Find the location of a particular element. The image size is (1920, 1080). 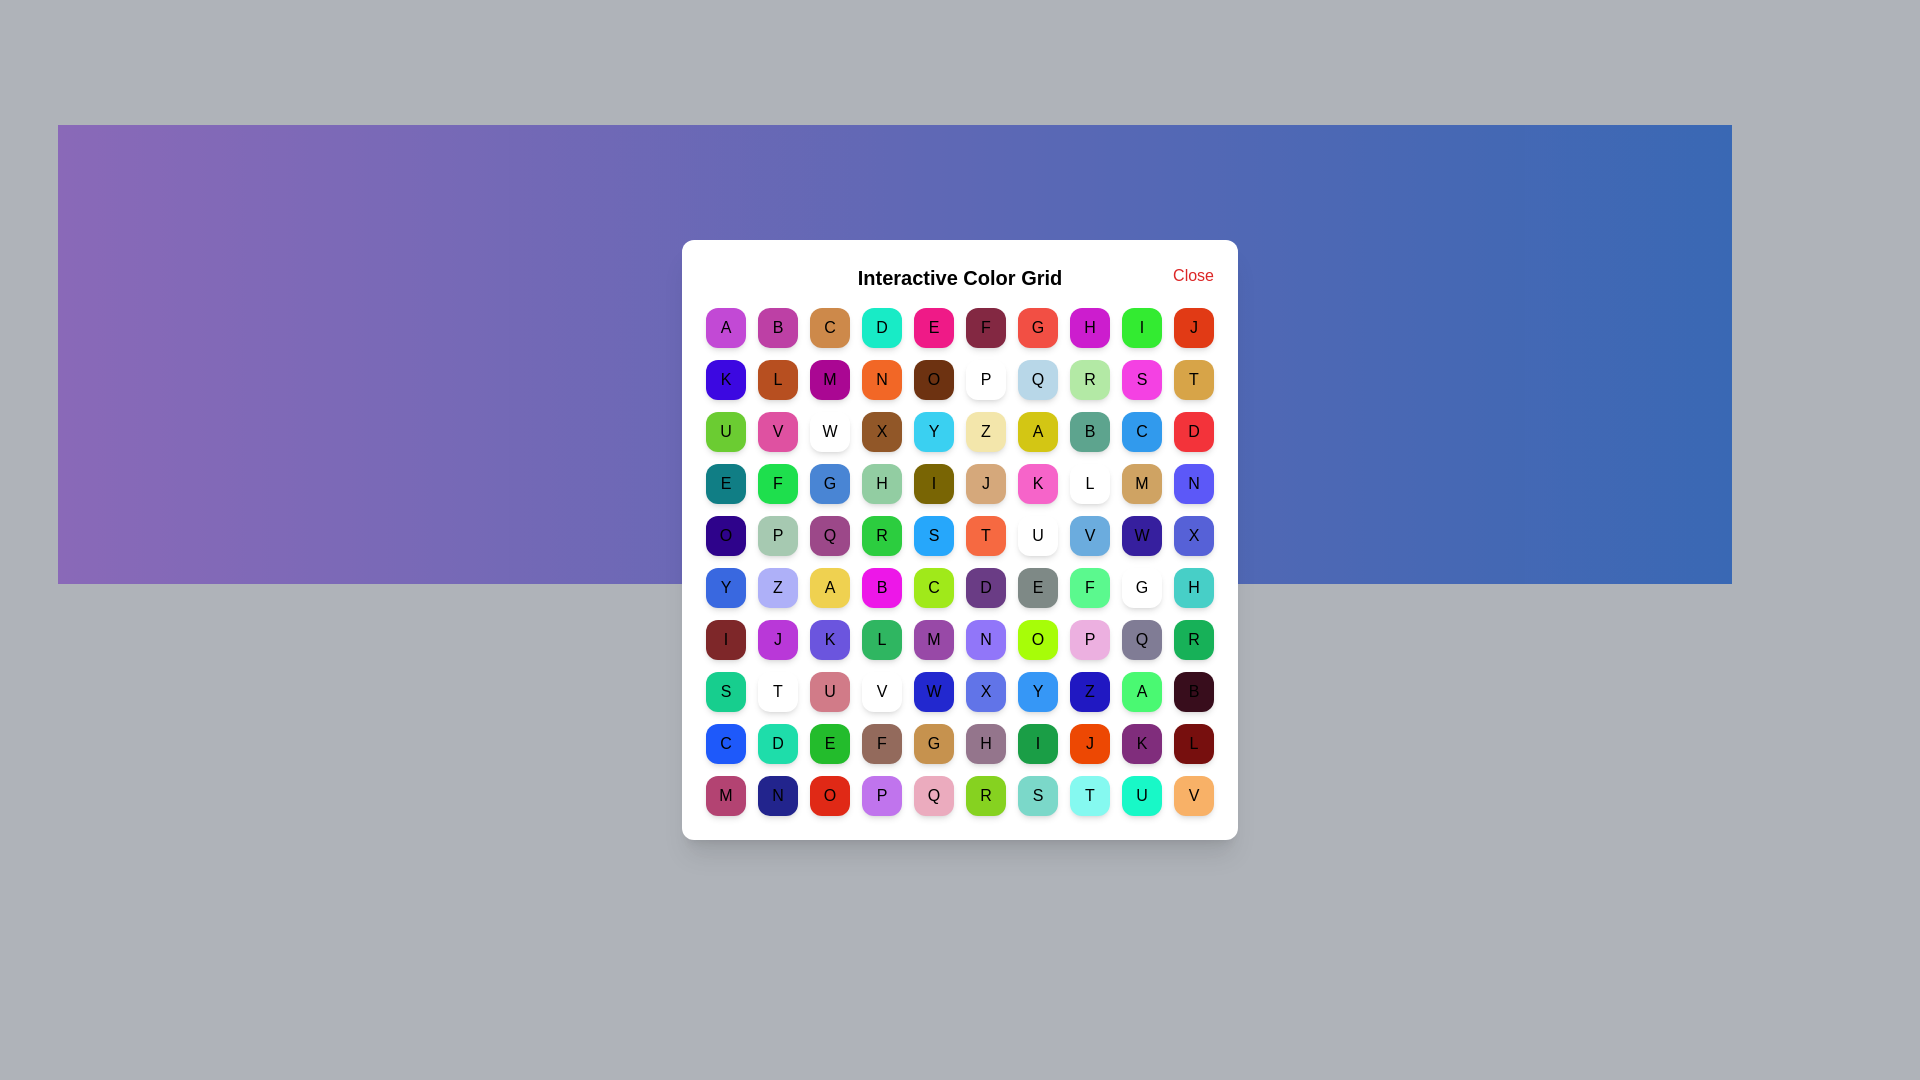

the grid cell labeled Y to view its color message is located at coordinates (933, 431).